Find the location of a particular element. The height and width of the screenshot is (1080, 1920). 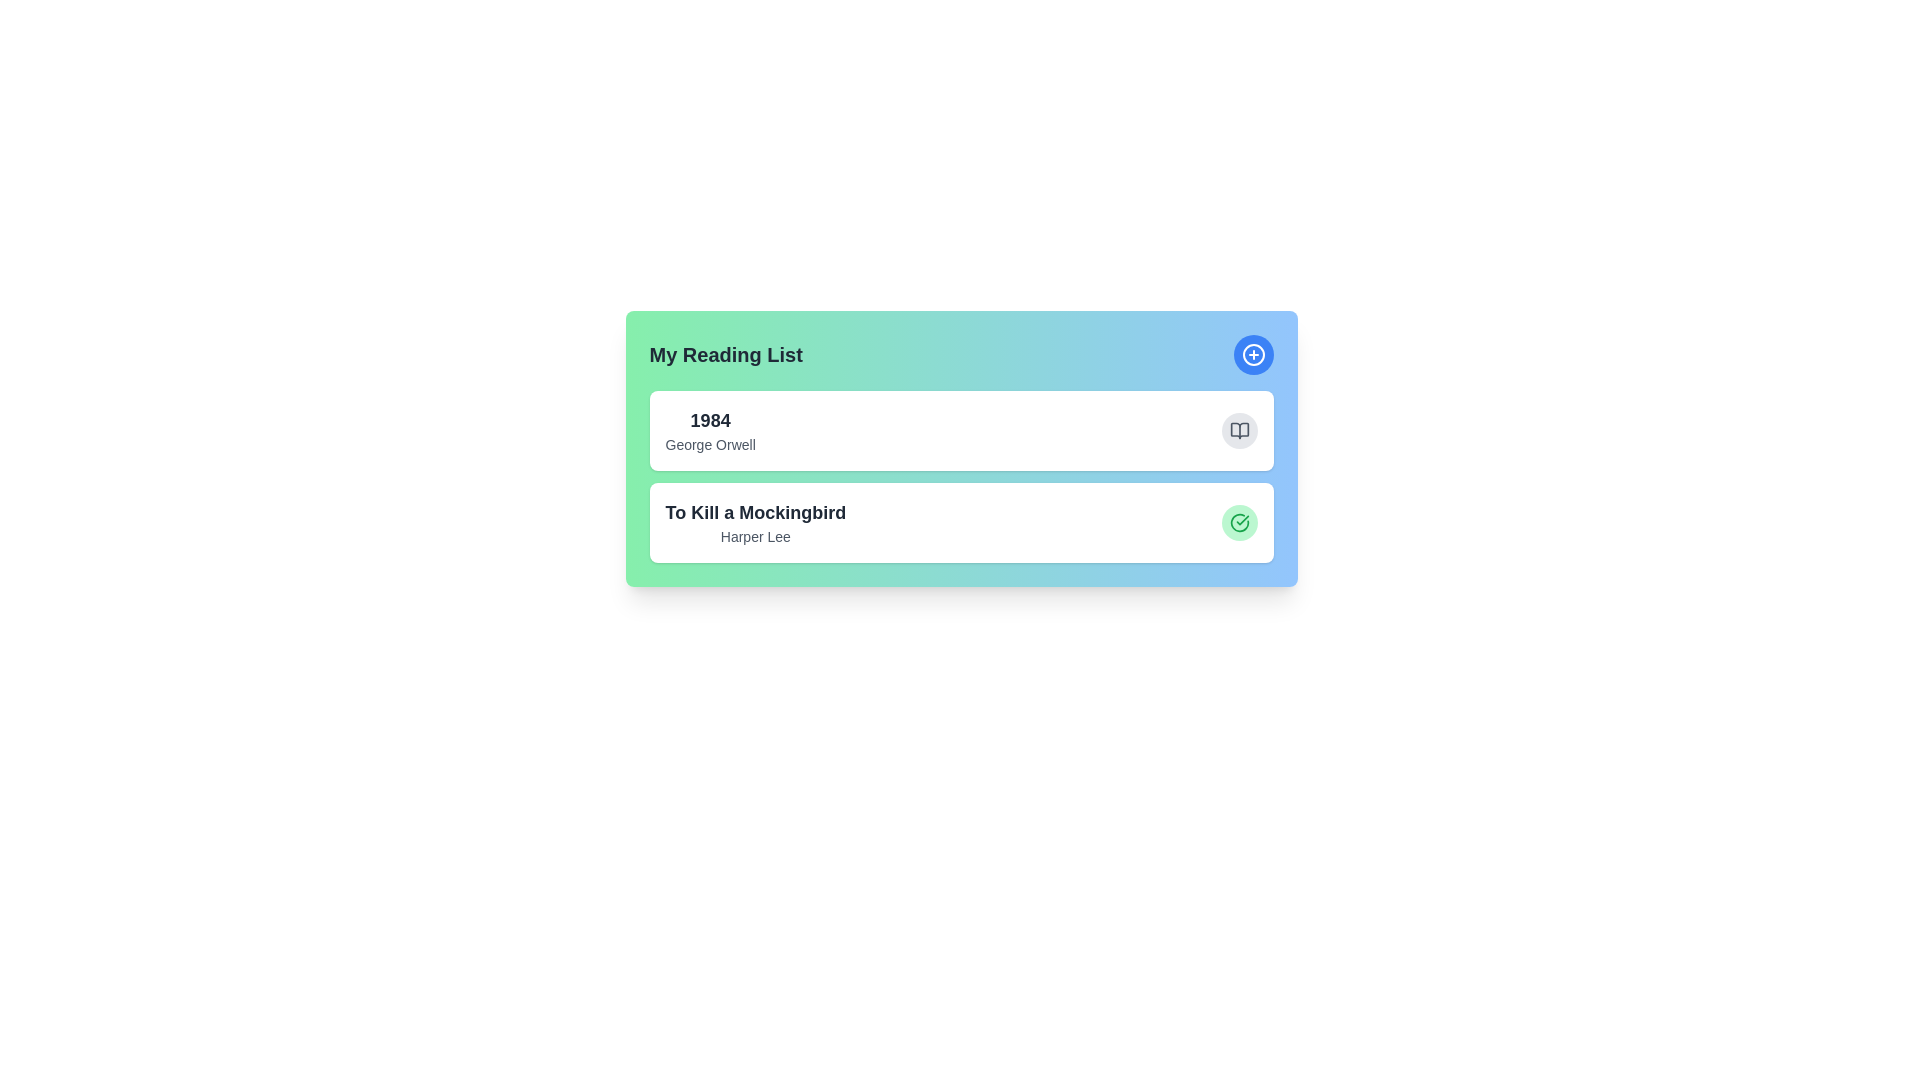

the '+' button to add a new book to the reading list is located at coordinates (1252, 353).